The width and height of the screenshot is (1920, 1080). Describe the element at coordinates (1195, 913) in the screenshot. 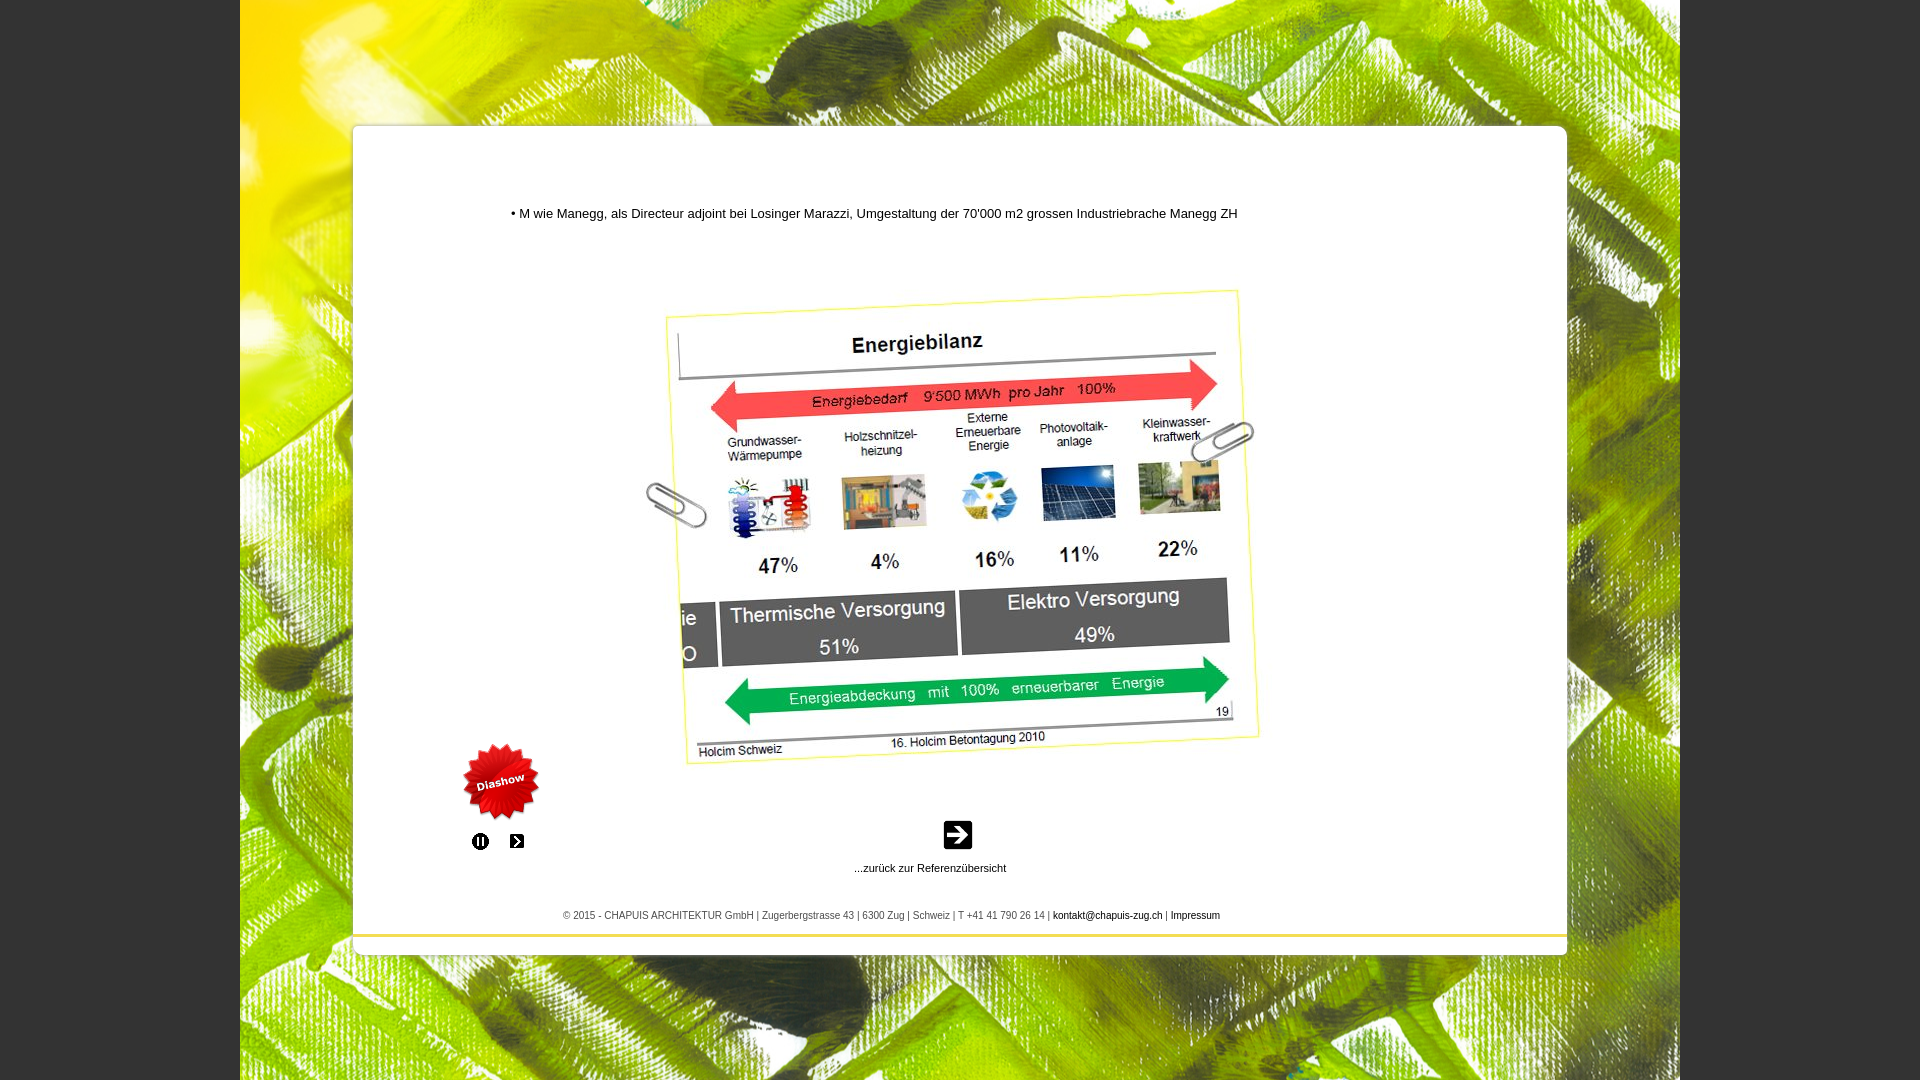

I see `'Impressum'` at that location.